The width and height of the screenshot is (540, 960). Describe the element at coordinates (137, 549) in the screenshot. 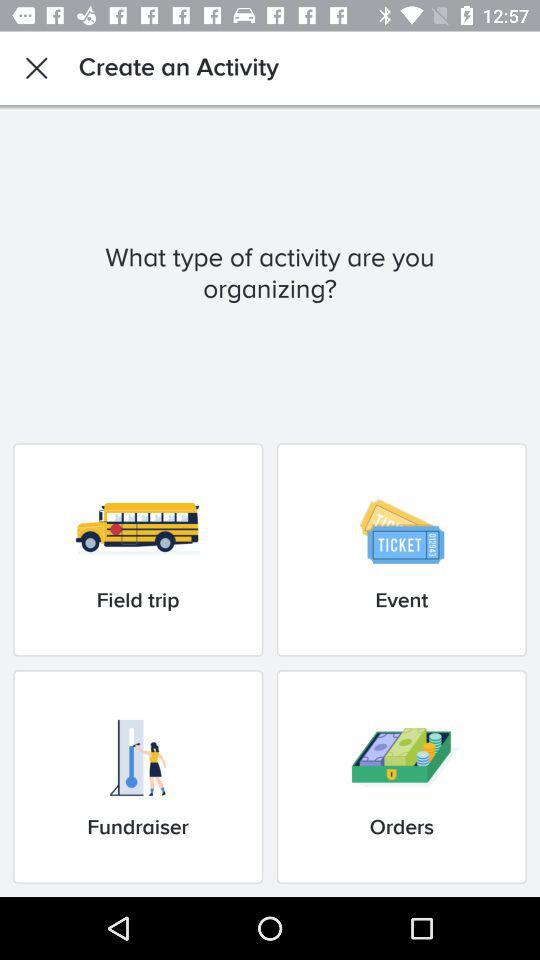

I see `icon on the left` at that location.